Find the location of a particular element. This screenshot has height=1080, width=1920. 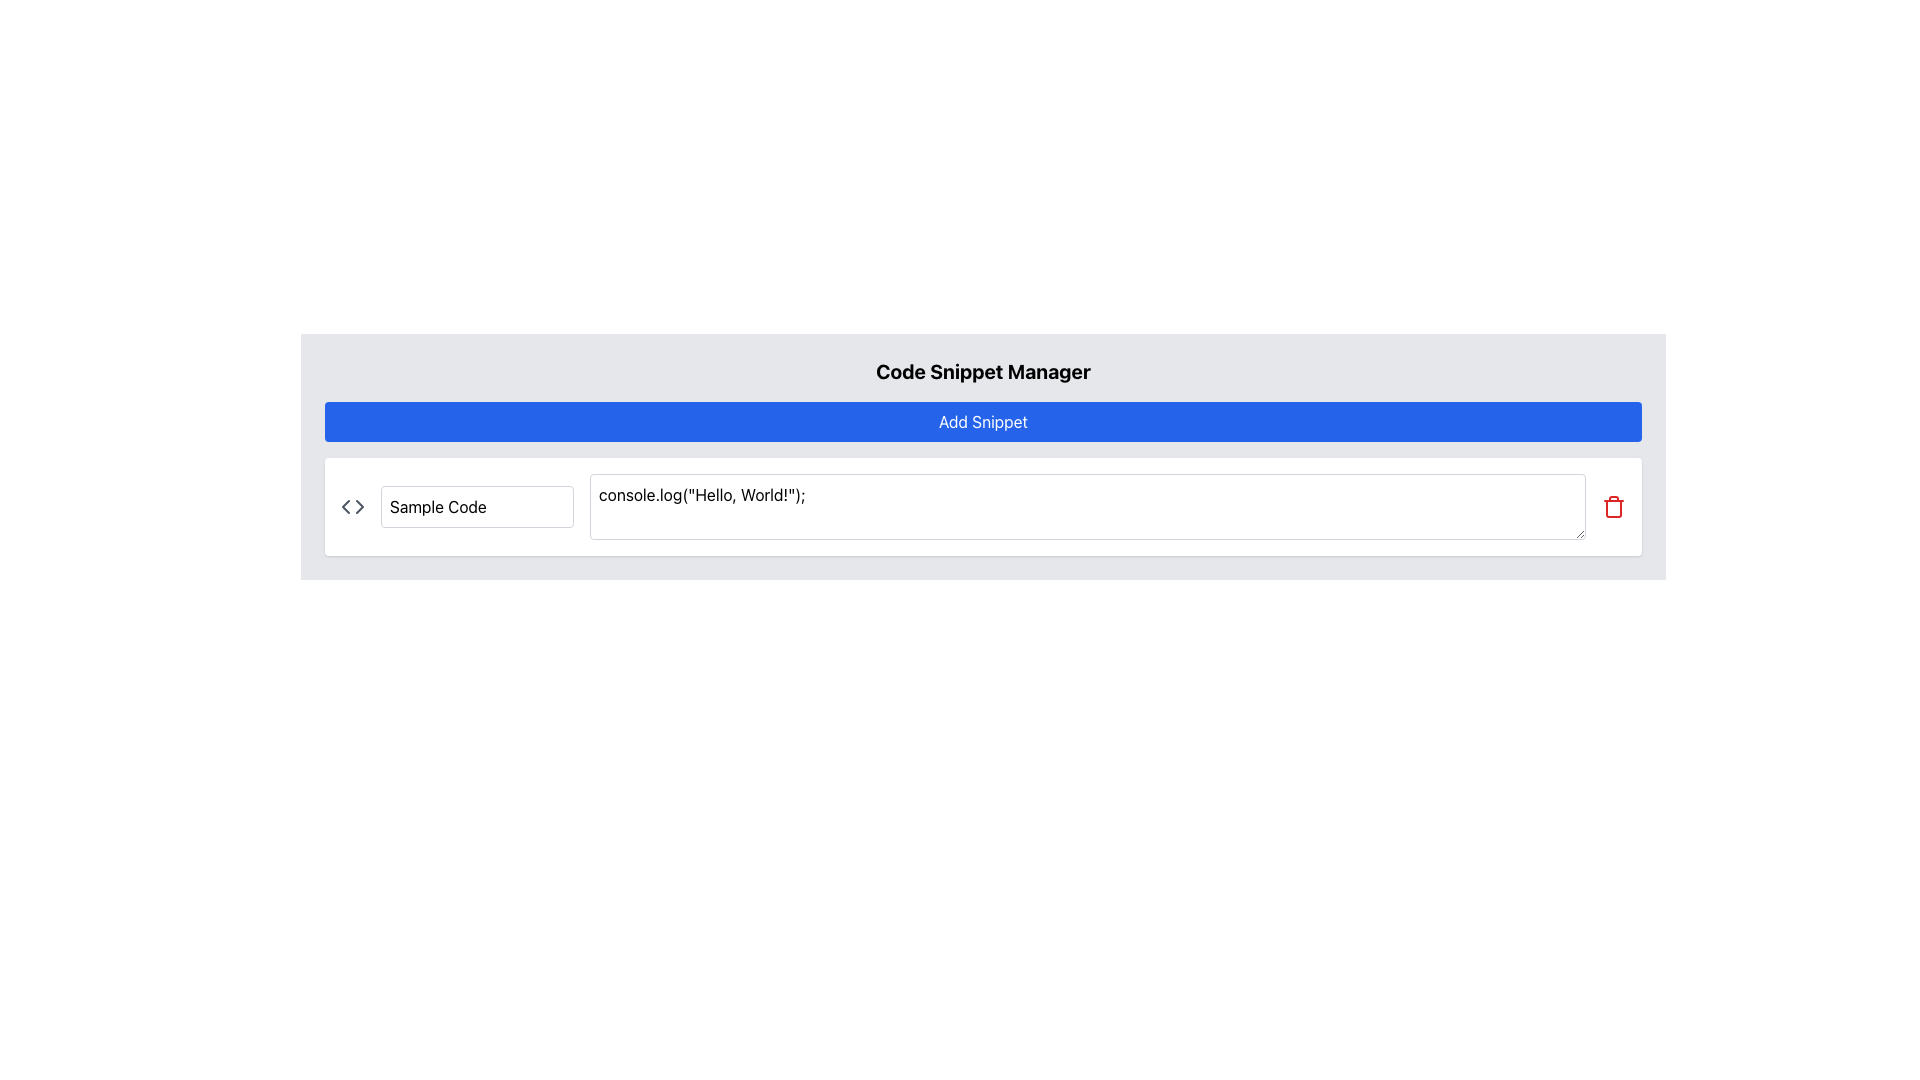

the icon that visually represents code snippets, located to the left of the 'Sample Code' text field in the row is located at coordinates (353, 505).